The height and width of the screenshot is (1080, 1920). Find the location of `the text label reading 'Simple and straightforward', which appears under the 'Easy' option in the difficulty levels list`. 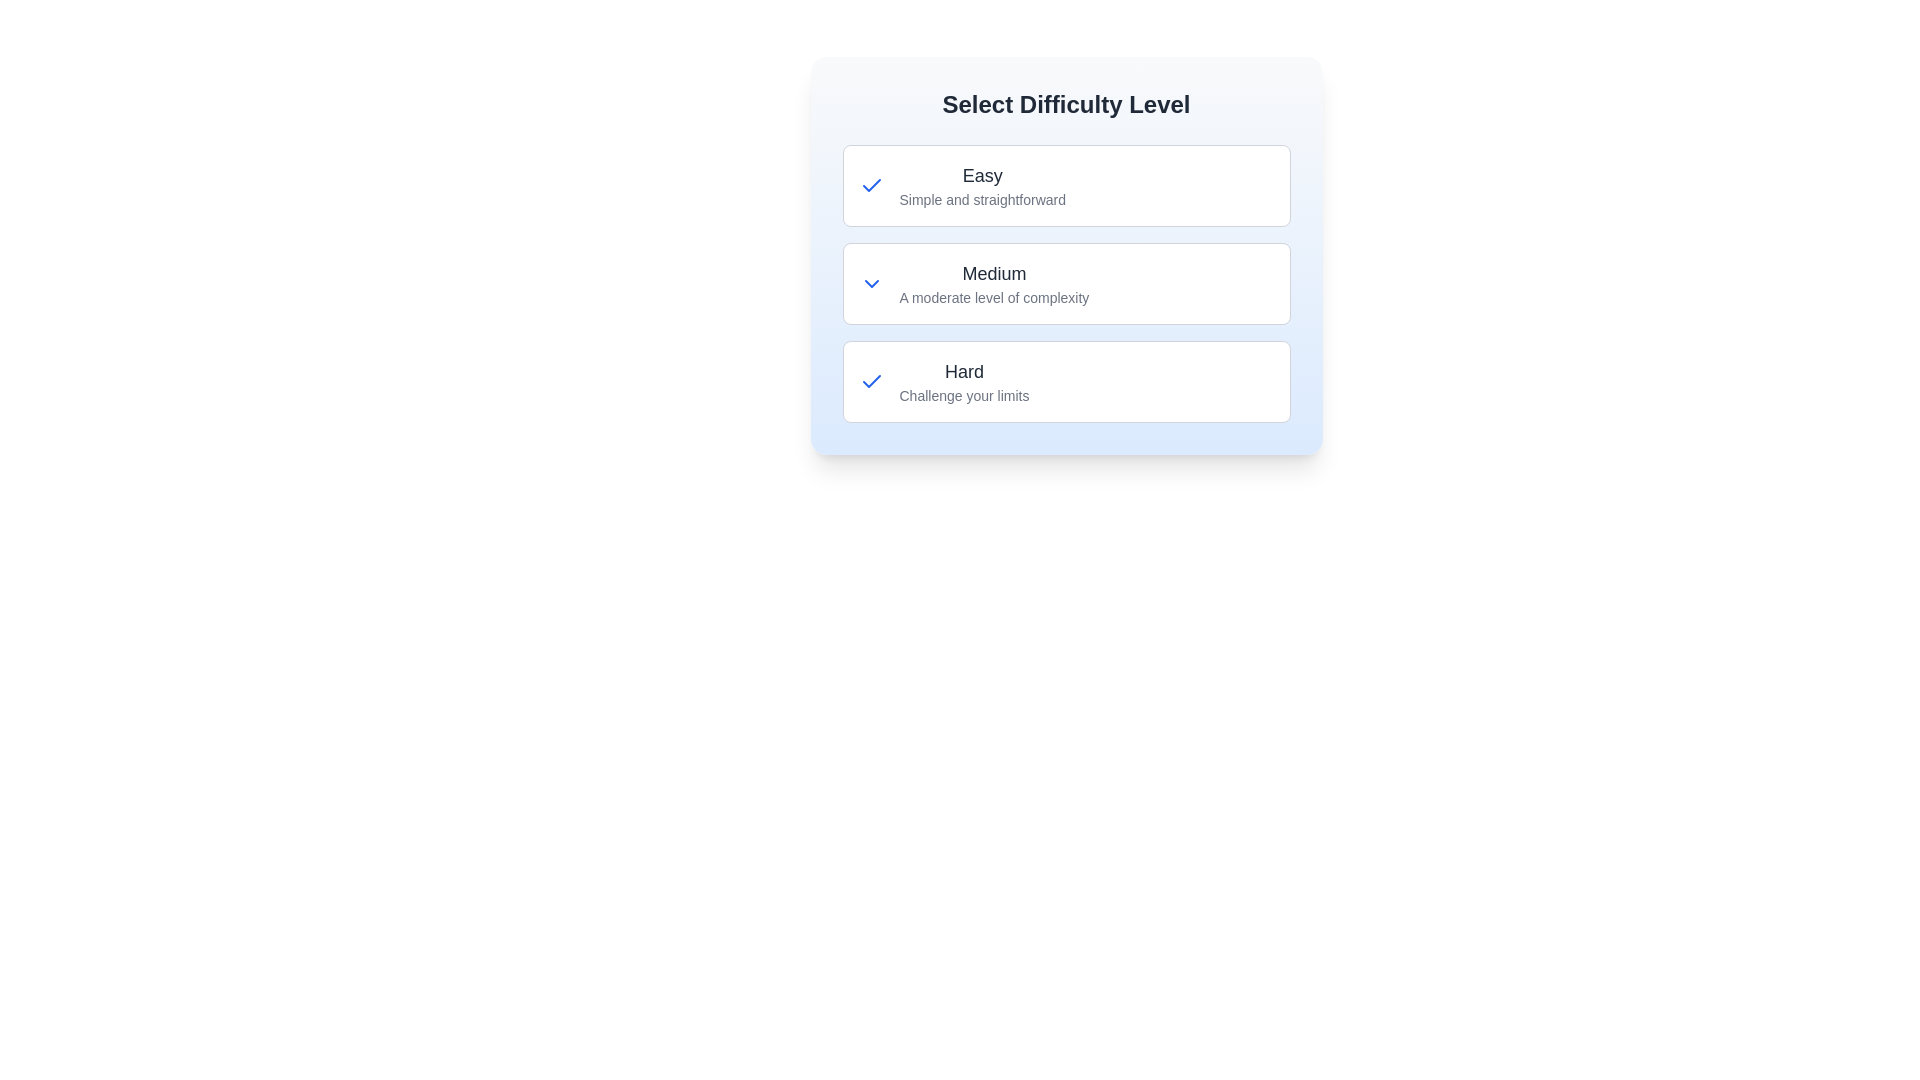

the text label reading 'Simple and straightforward', which appears under the 'Easy' option in the difficulty levels list is located at coordinates (982, 200).